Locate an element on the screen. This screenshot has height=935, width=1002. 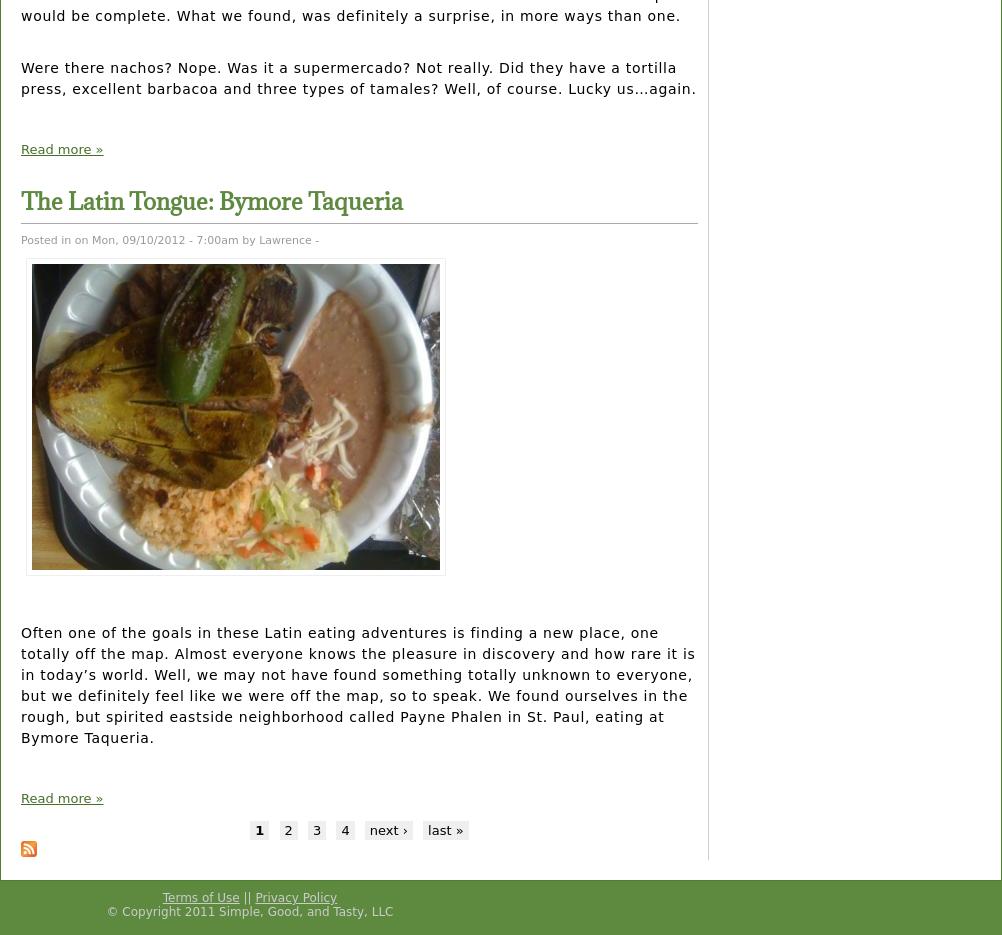
'© Copyright 2011 Simple, Good, and Tasty, LLC' is located at coordinates (249, 910).